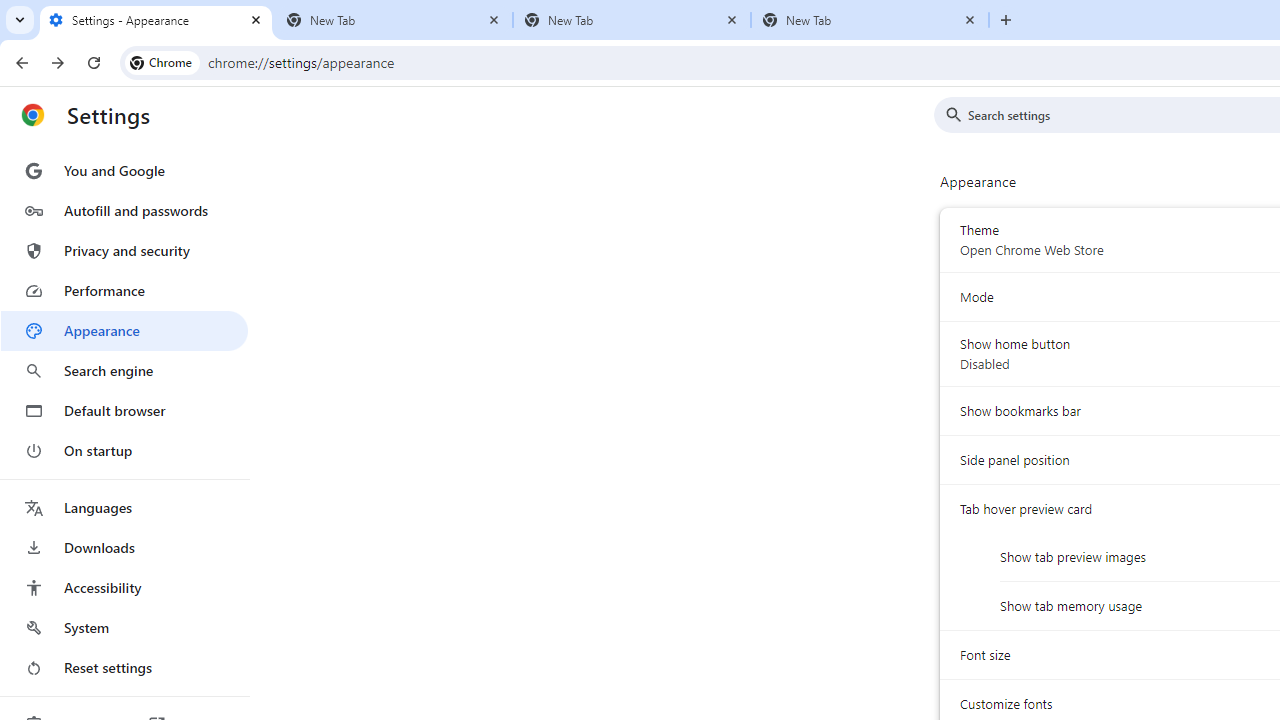  What do you see at coordinates (123, 210) in the screenshot?
I see `'Autofill and passwords'` at bounding box center [123, 210].